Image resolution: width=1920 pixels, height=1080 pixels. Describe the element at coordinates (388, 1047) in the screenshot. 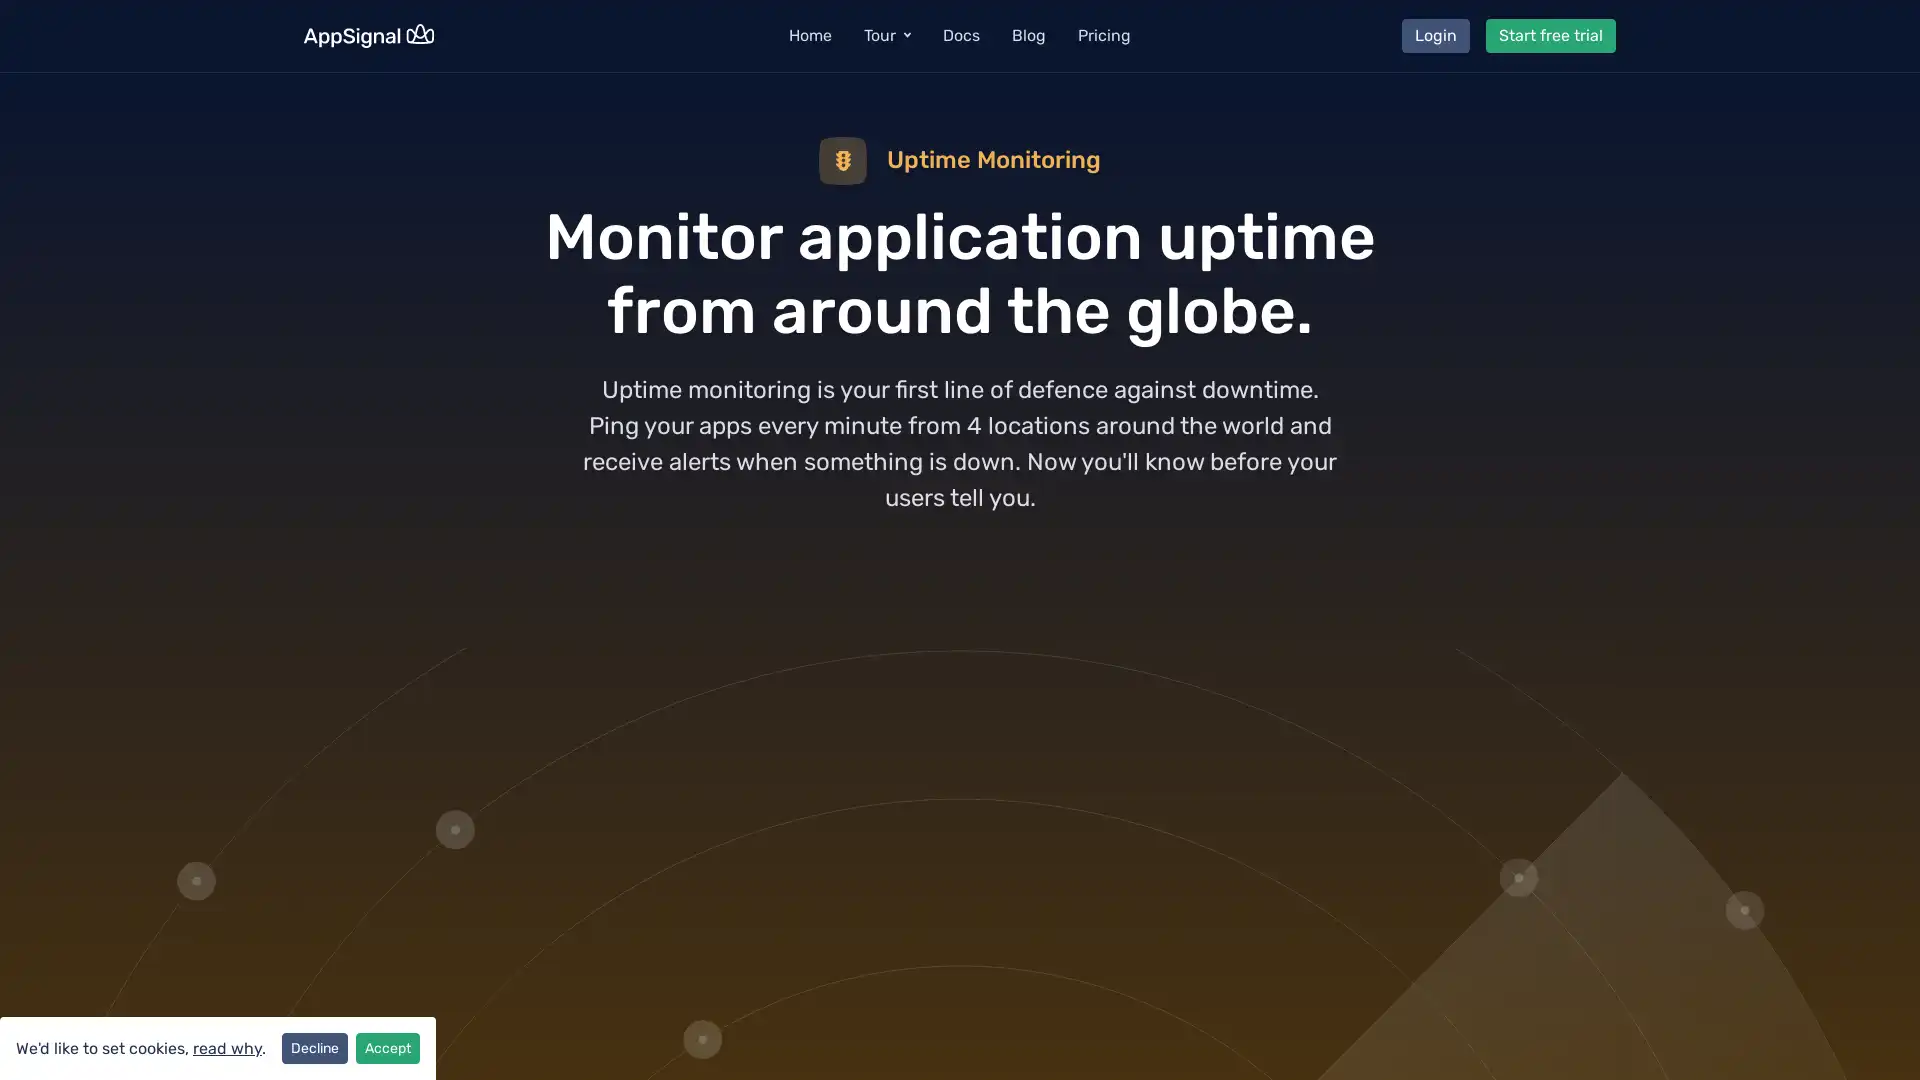

I see `Accept` at that location.